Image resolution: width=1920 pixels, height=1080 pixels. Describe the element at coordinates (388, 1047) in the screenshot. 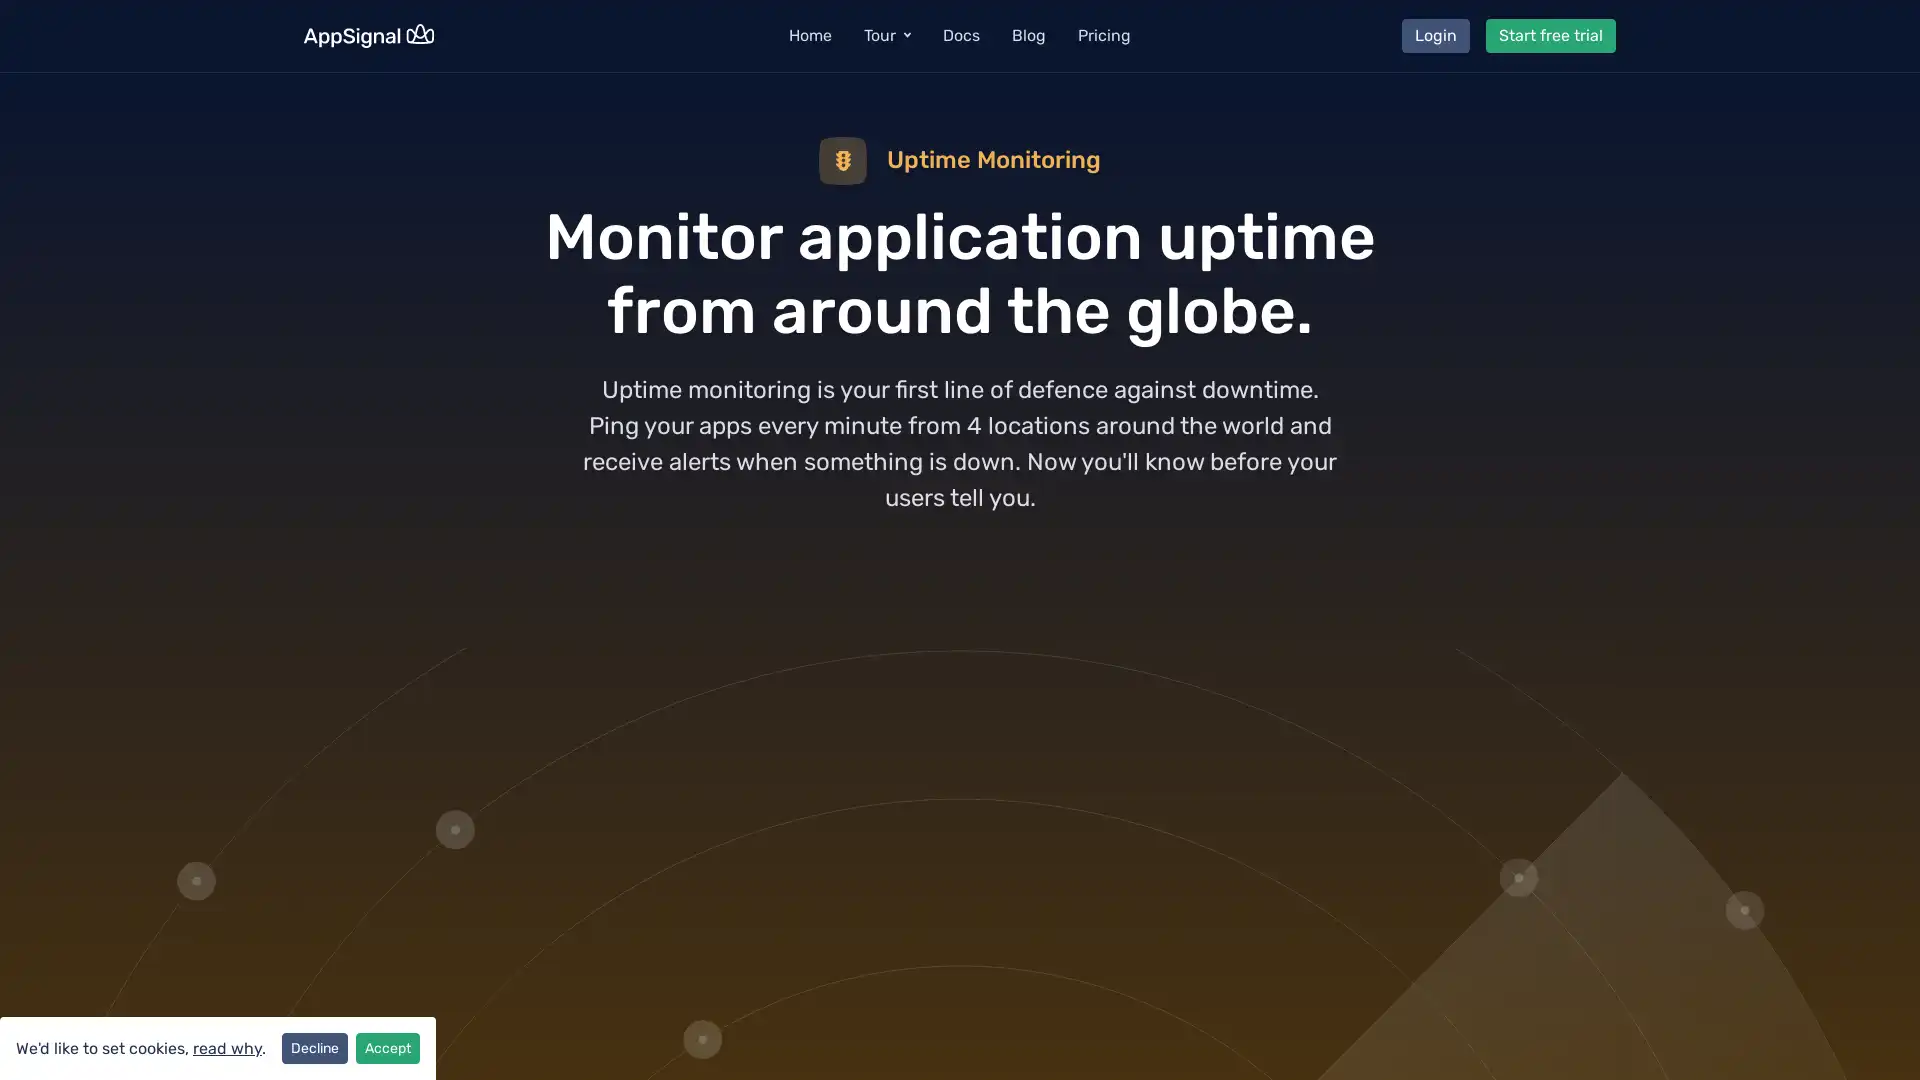

I see `Accept` at that location.